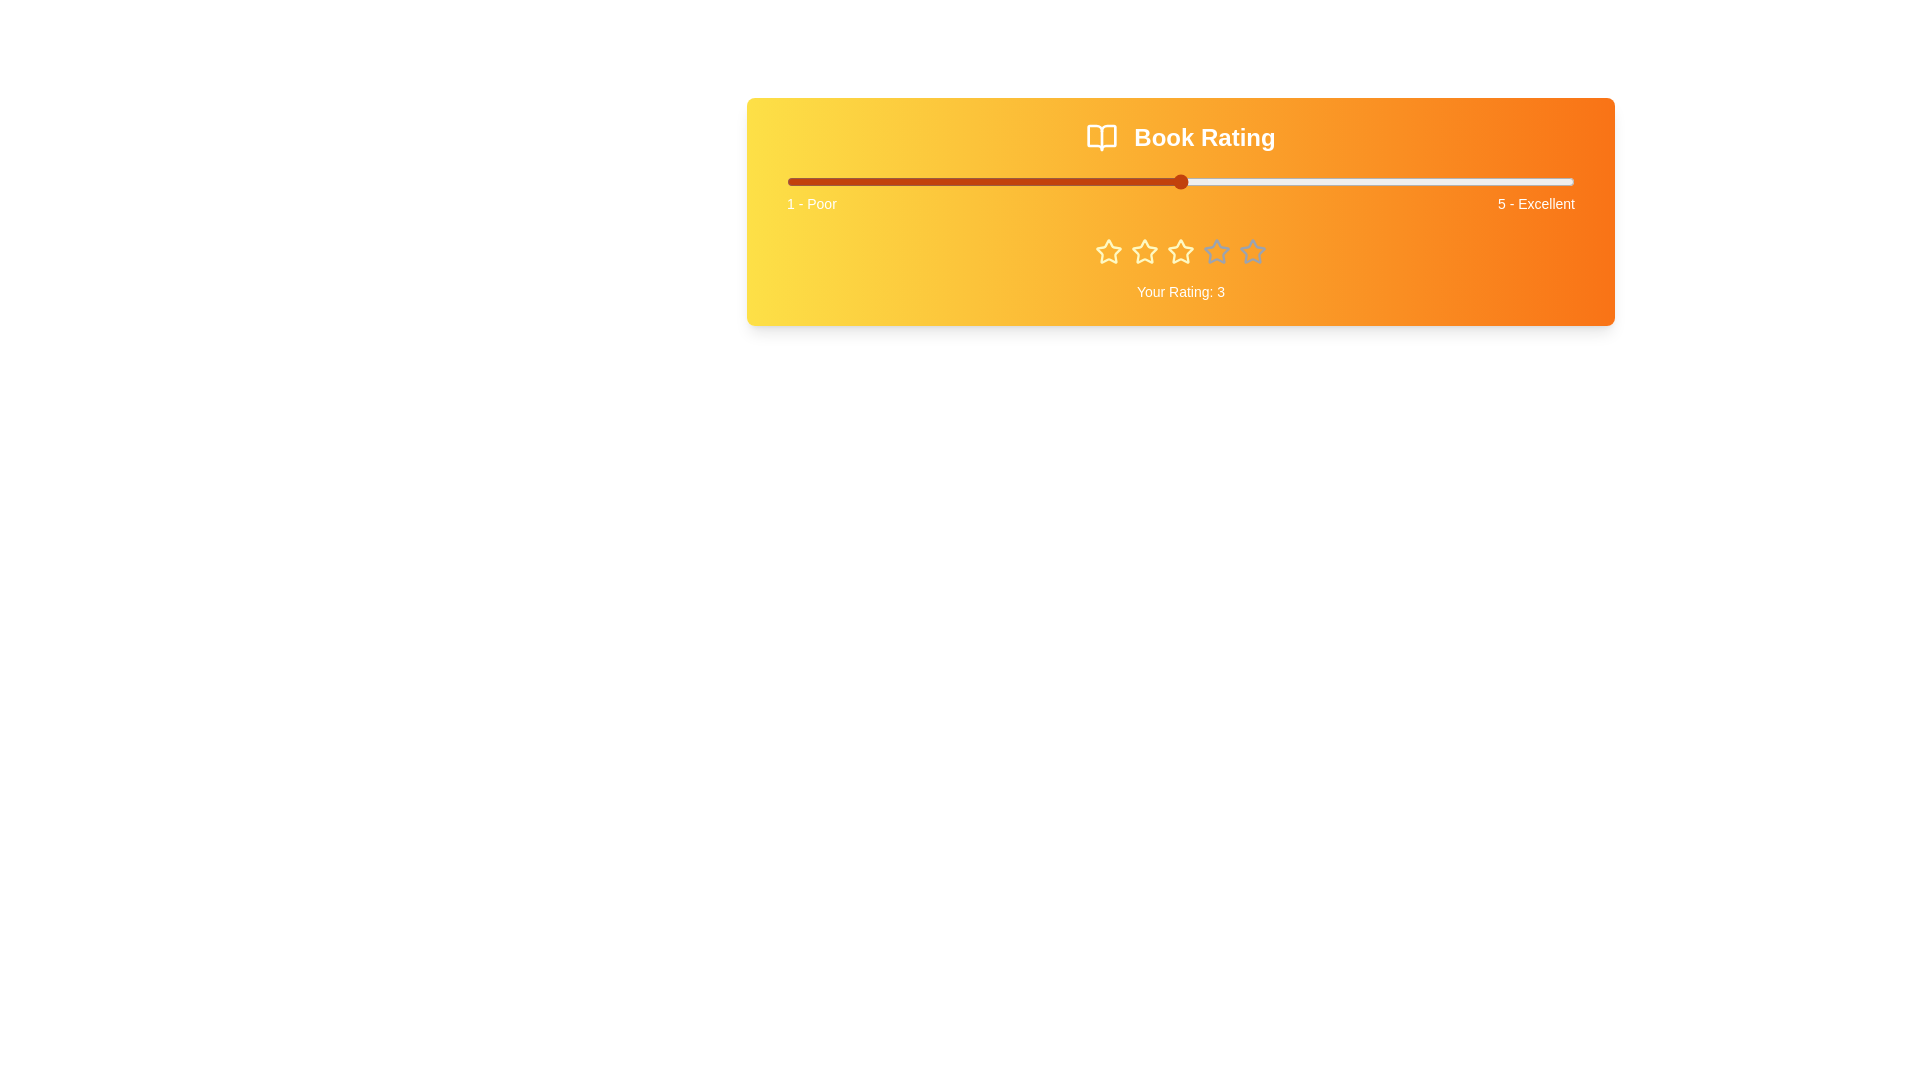  What do you see at coordinates (1251, 250) in the screenshot?
I see `the third star icon in the rating section labeled 'Book Rating'` at bounding box center [1251, 250].